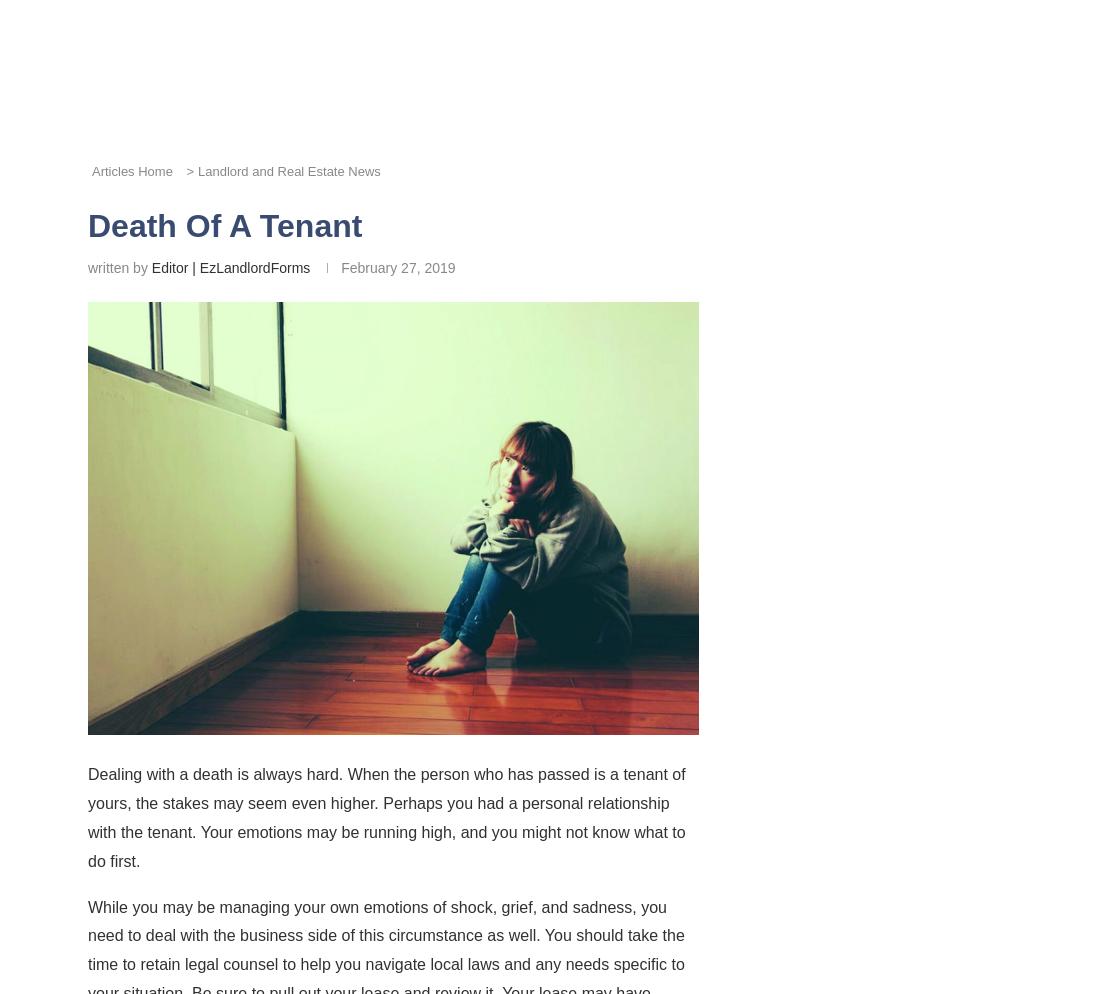 The width and height of the screenshot is (1100, 994). Describe the element at coordinates (471, 459) in the screenshot. I see `'Tenant'` at that location.